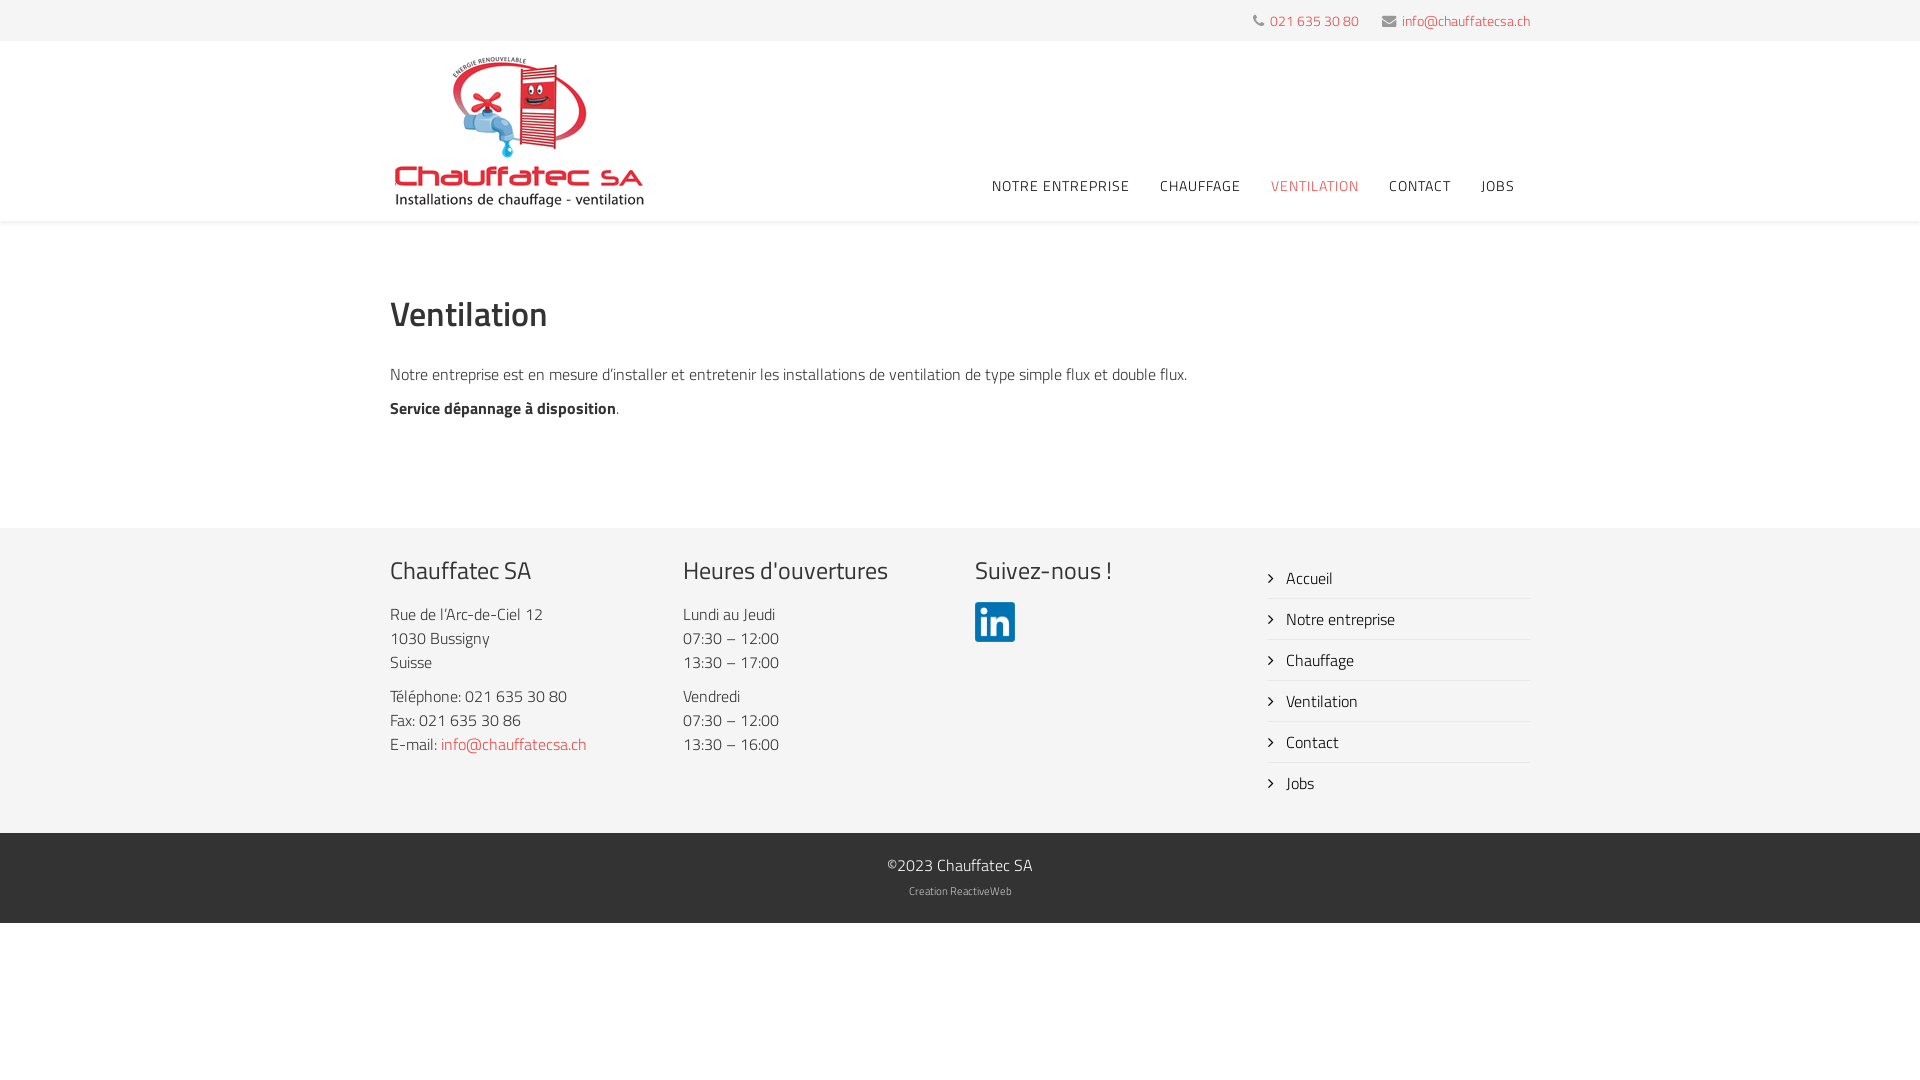  I want to click on 'Ventilation', so click(1398, 700).